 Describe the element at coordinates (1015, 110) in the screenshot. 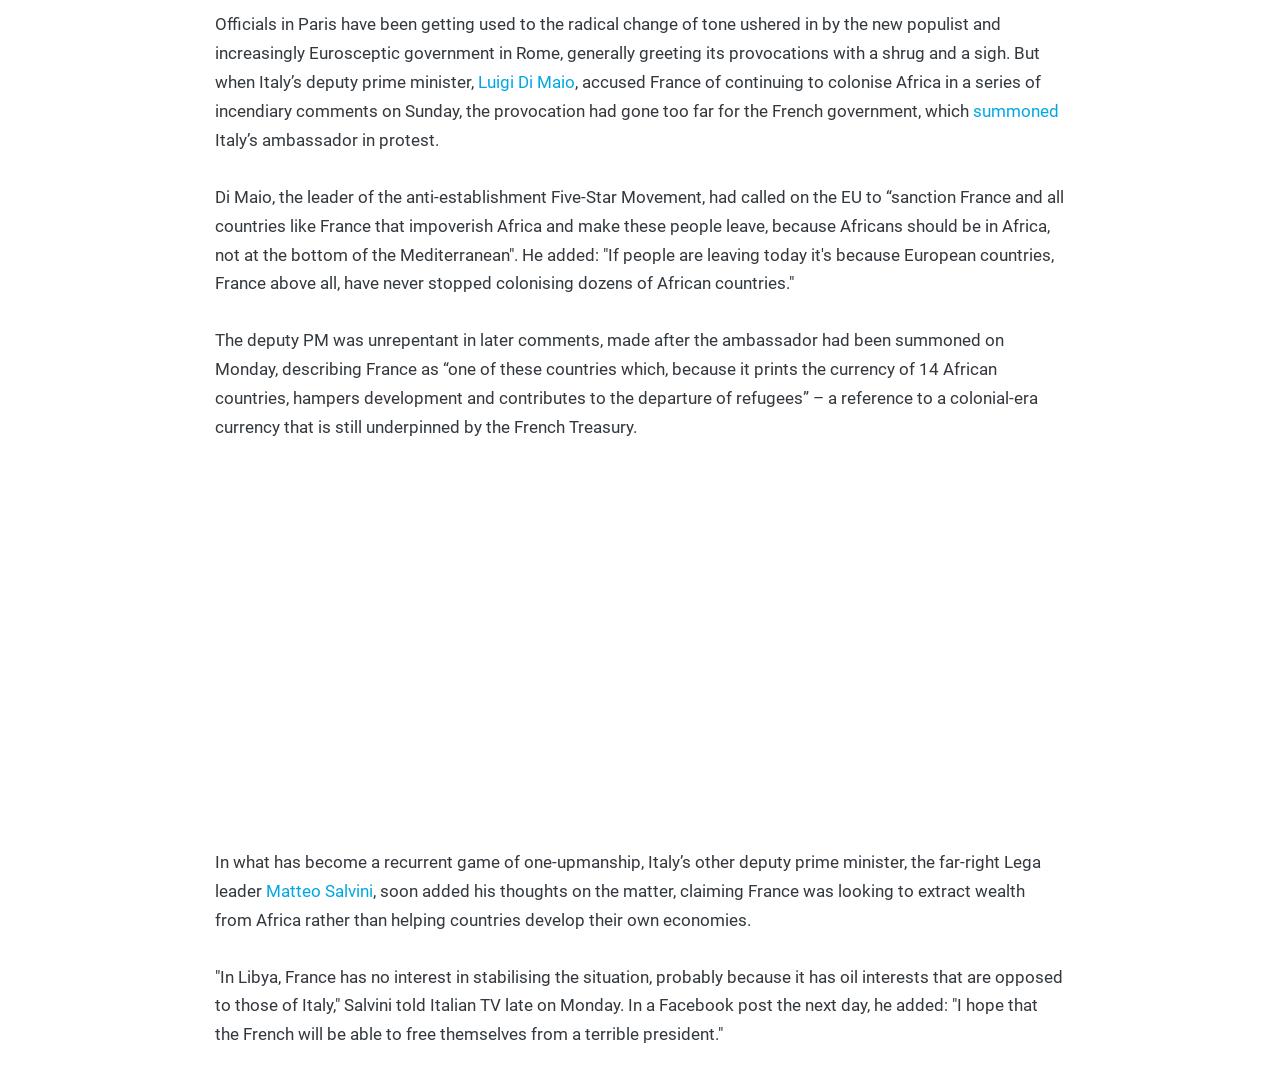

I see `'summoned'` at that location.